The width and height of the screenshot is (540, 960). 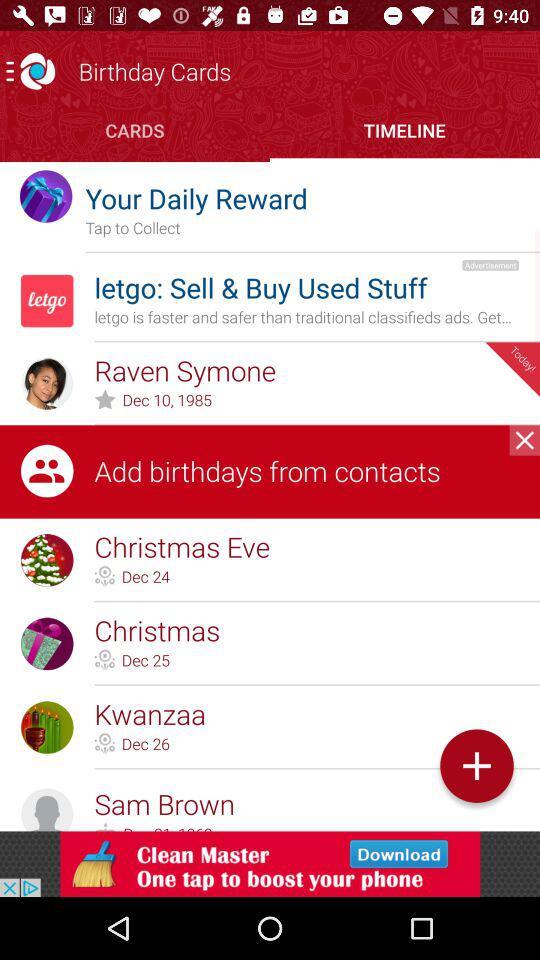 I want to click on download sponsored app, so click(x=270, y=863).